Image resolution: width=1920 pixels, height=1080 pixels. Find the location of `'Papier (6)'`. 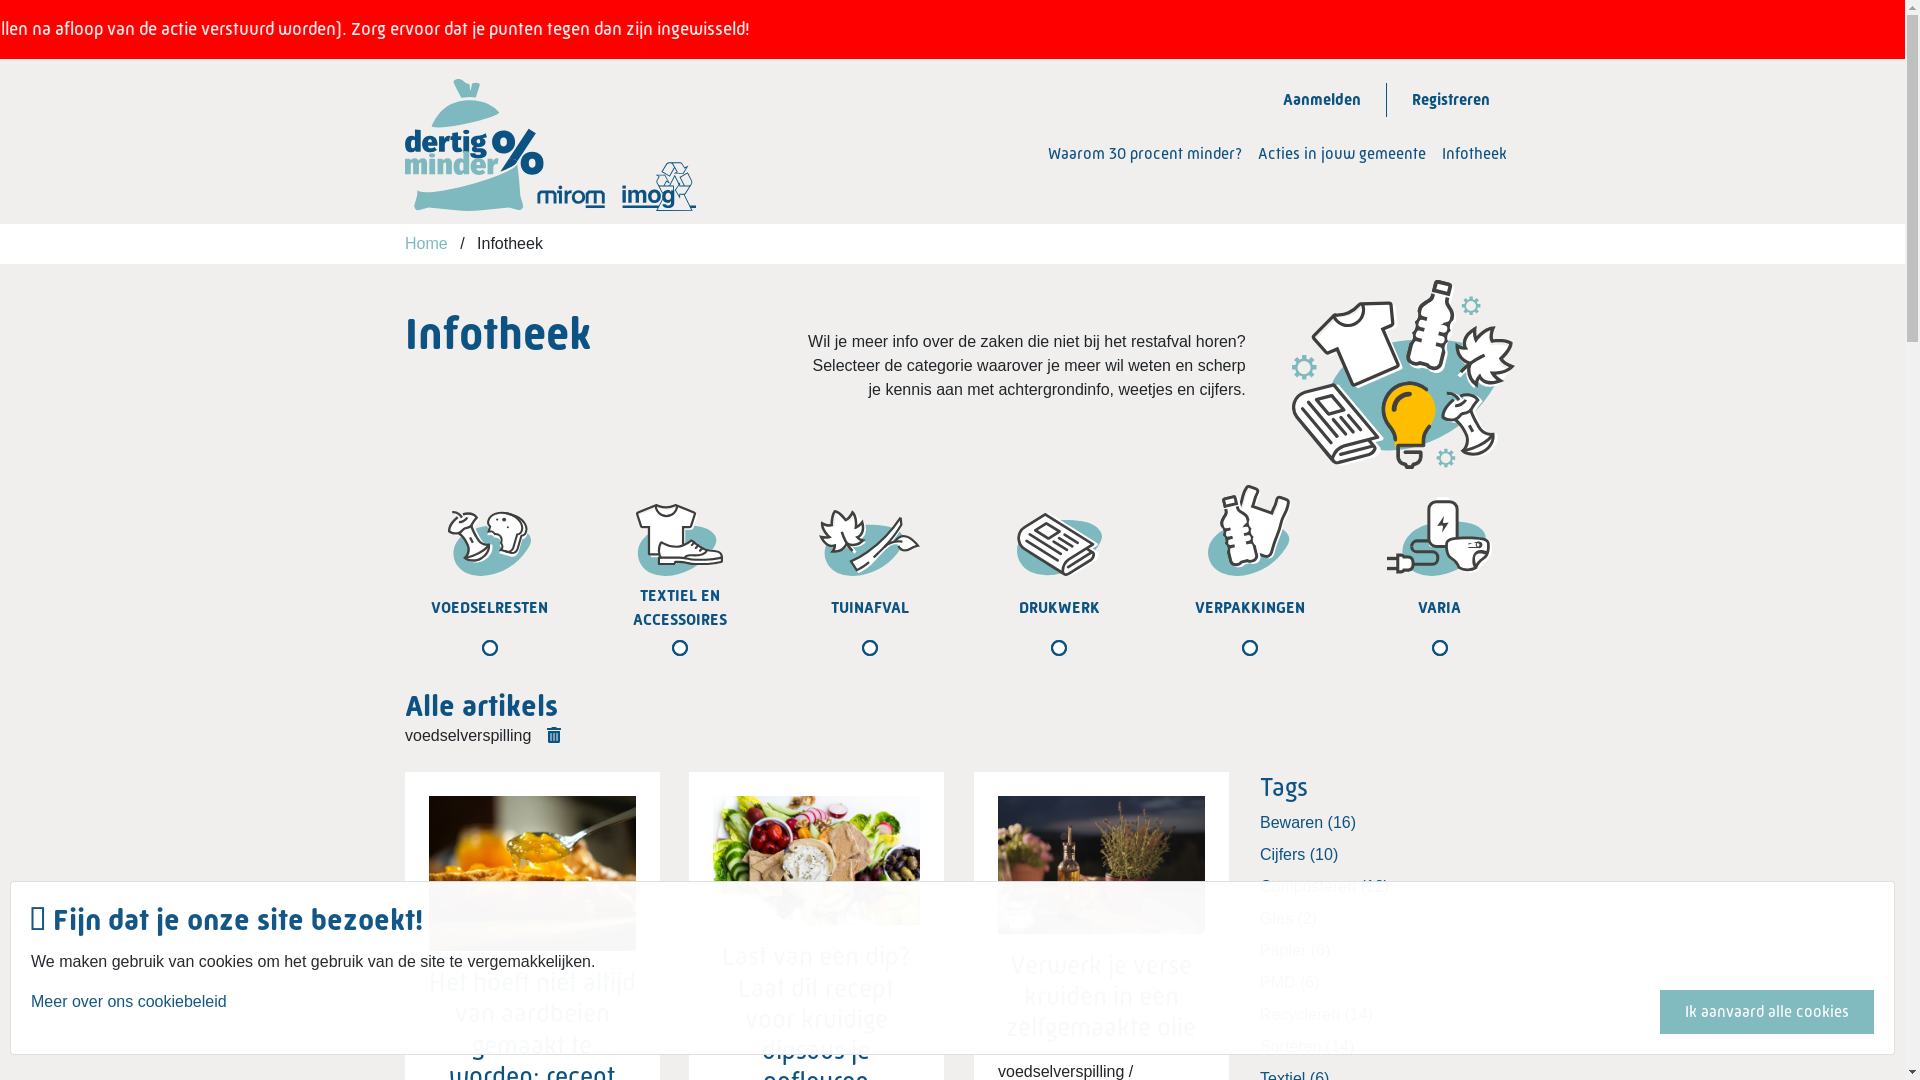

'Papier (6)' is located at coordinates (1386, 950).